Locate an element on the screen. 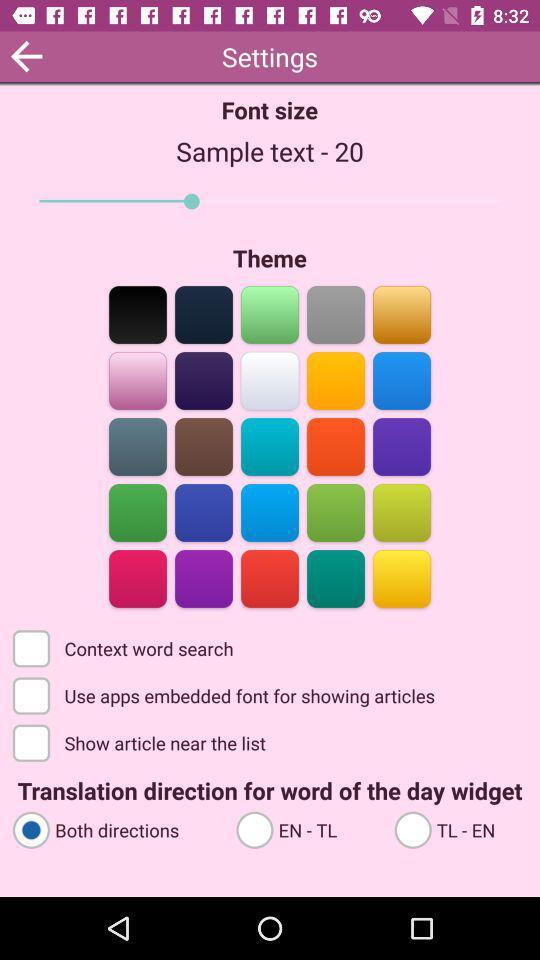 The width and height of the screenshot is (540, 960). this color is located at coordinates (335, 577).